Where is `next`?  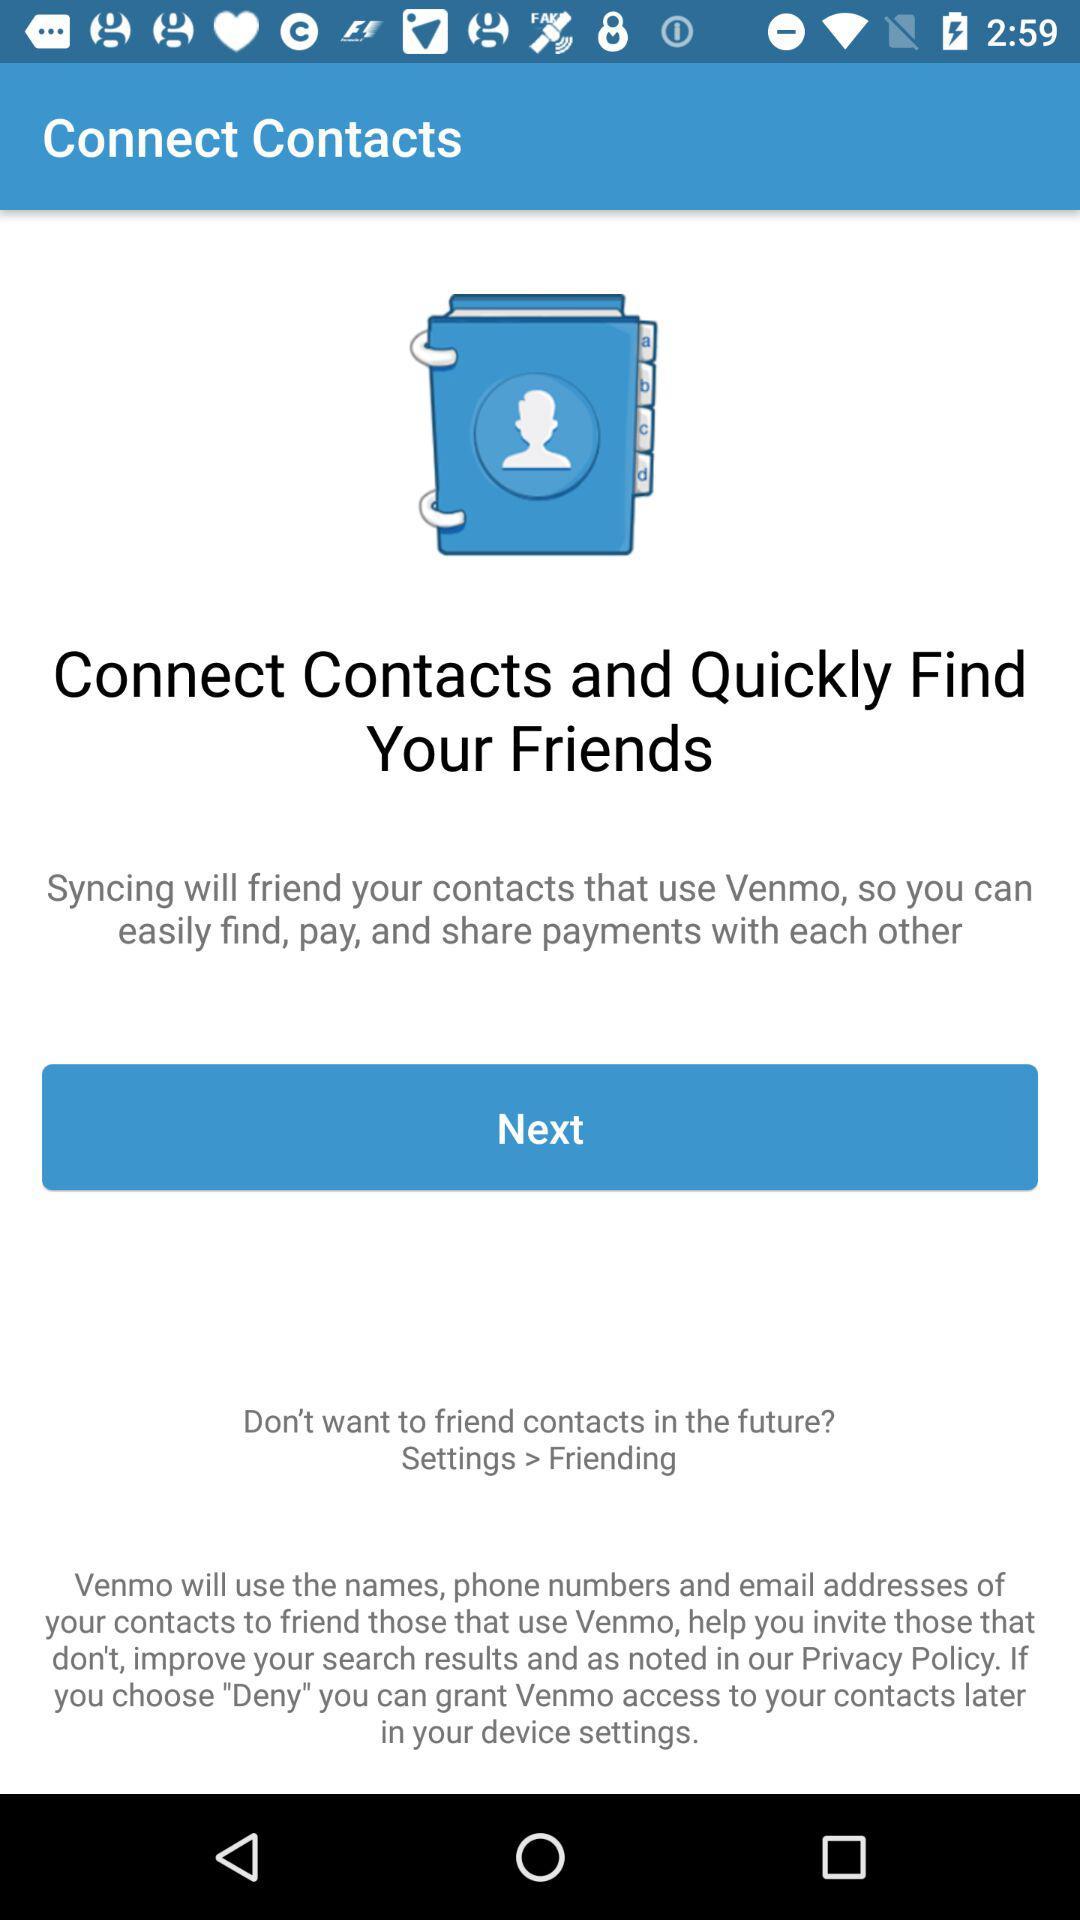
next is located at coordinates (540, 1127).